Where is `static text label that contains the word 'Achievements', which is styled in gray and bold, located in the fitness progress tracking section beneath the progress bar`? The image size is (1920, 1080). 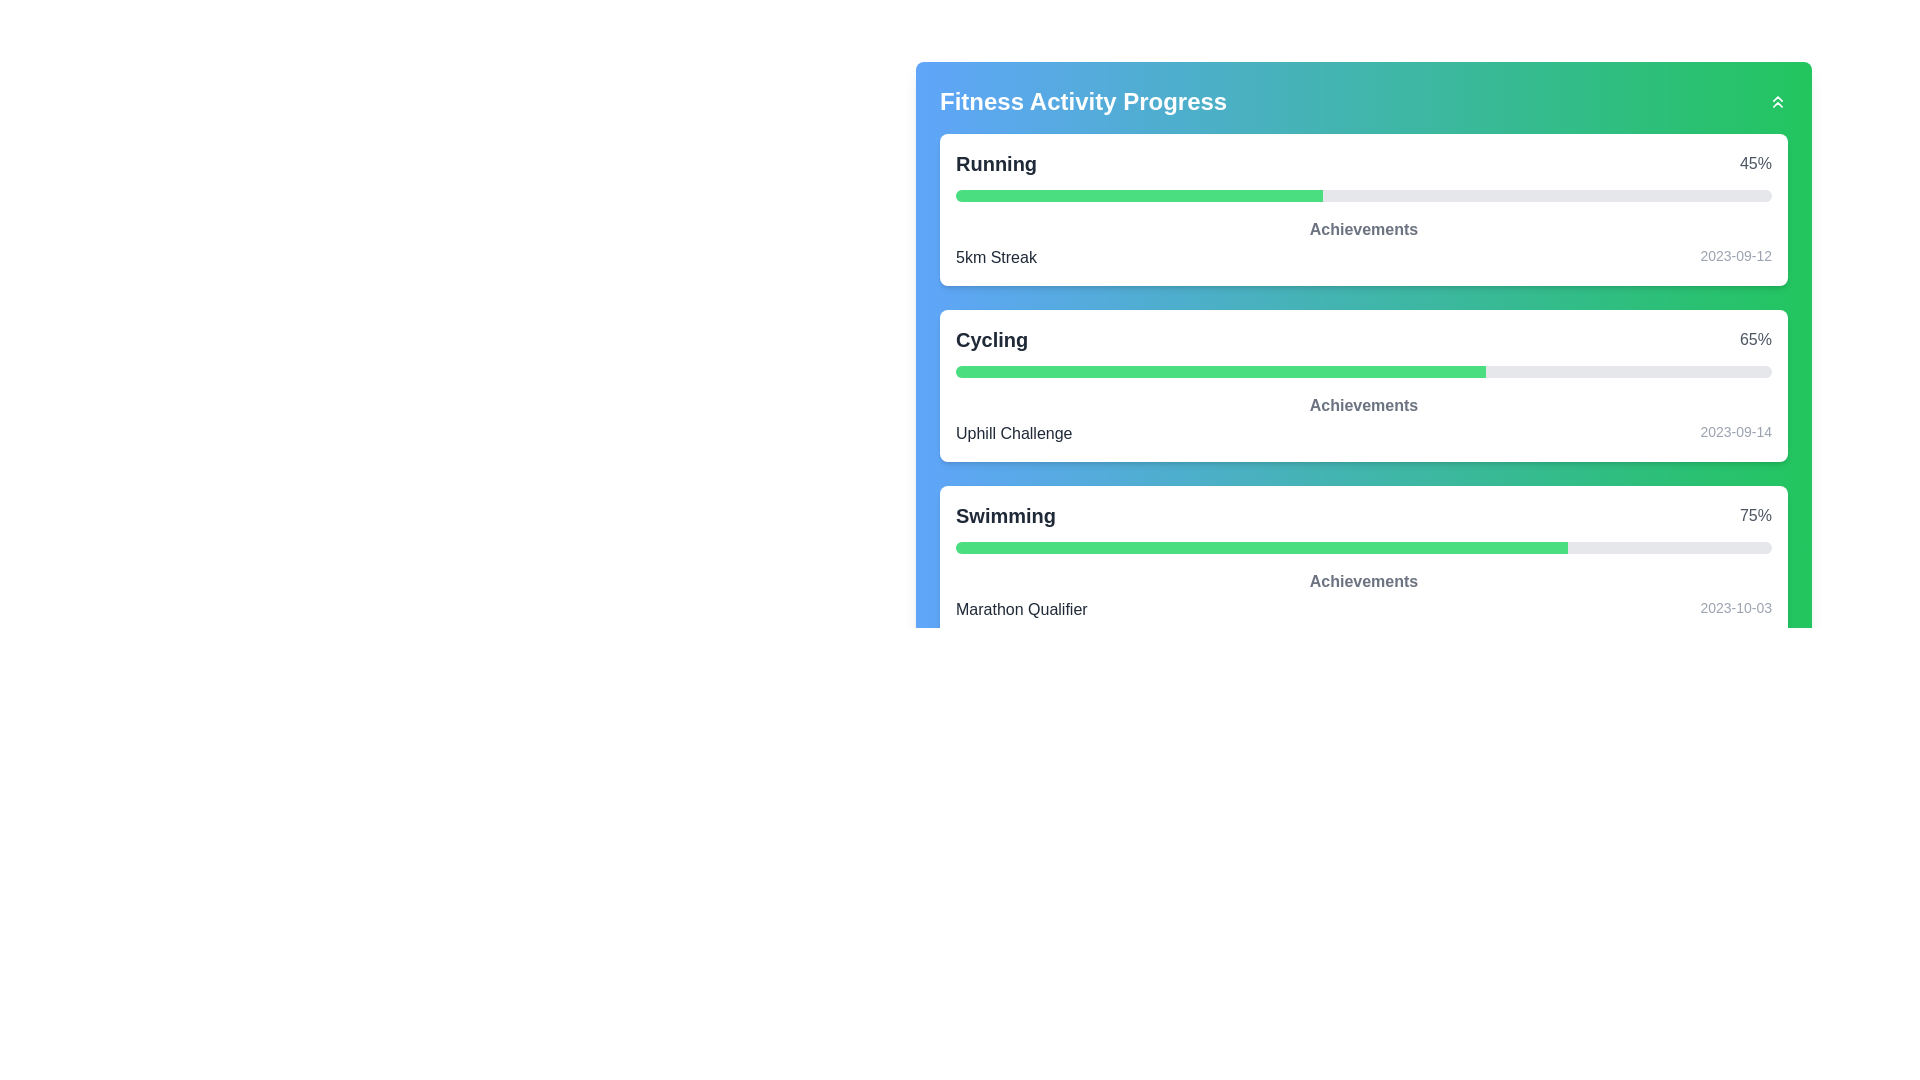 static text label that contains the word 'Achievements', which is styled in gray and bold, located in the fitness progress tracking section beneath the progress bar is located at coordinates (1362, 229).